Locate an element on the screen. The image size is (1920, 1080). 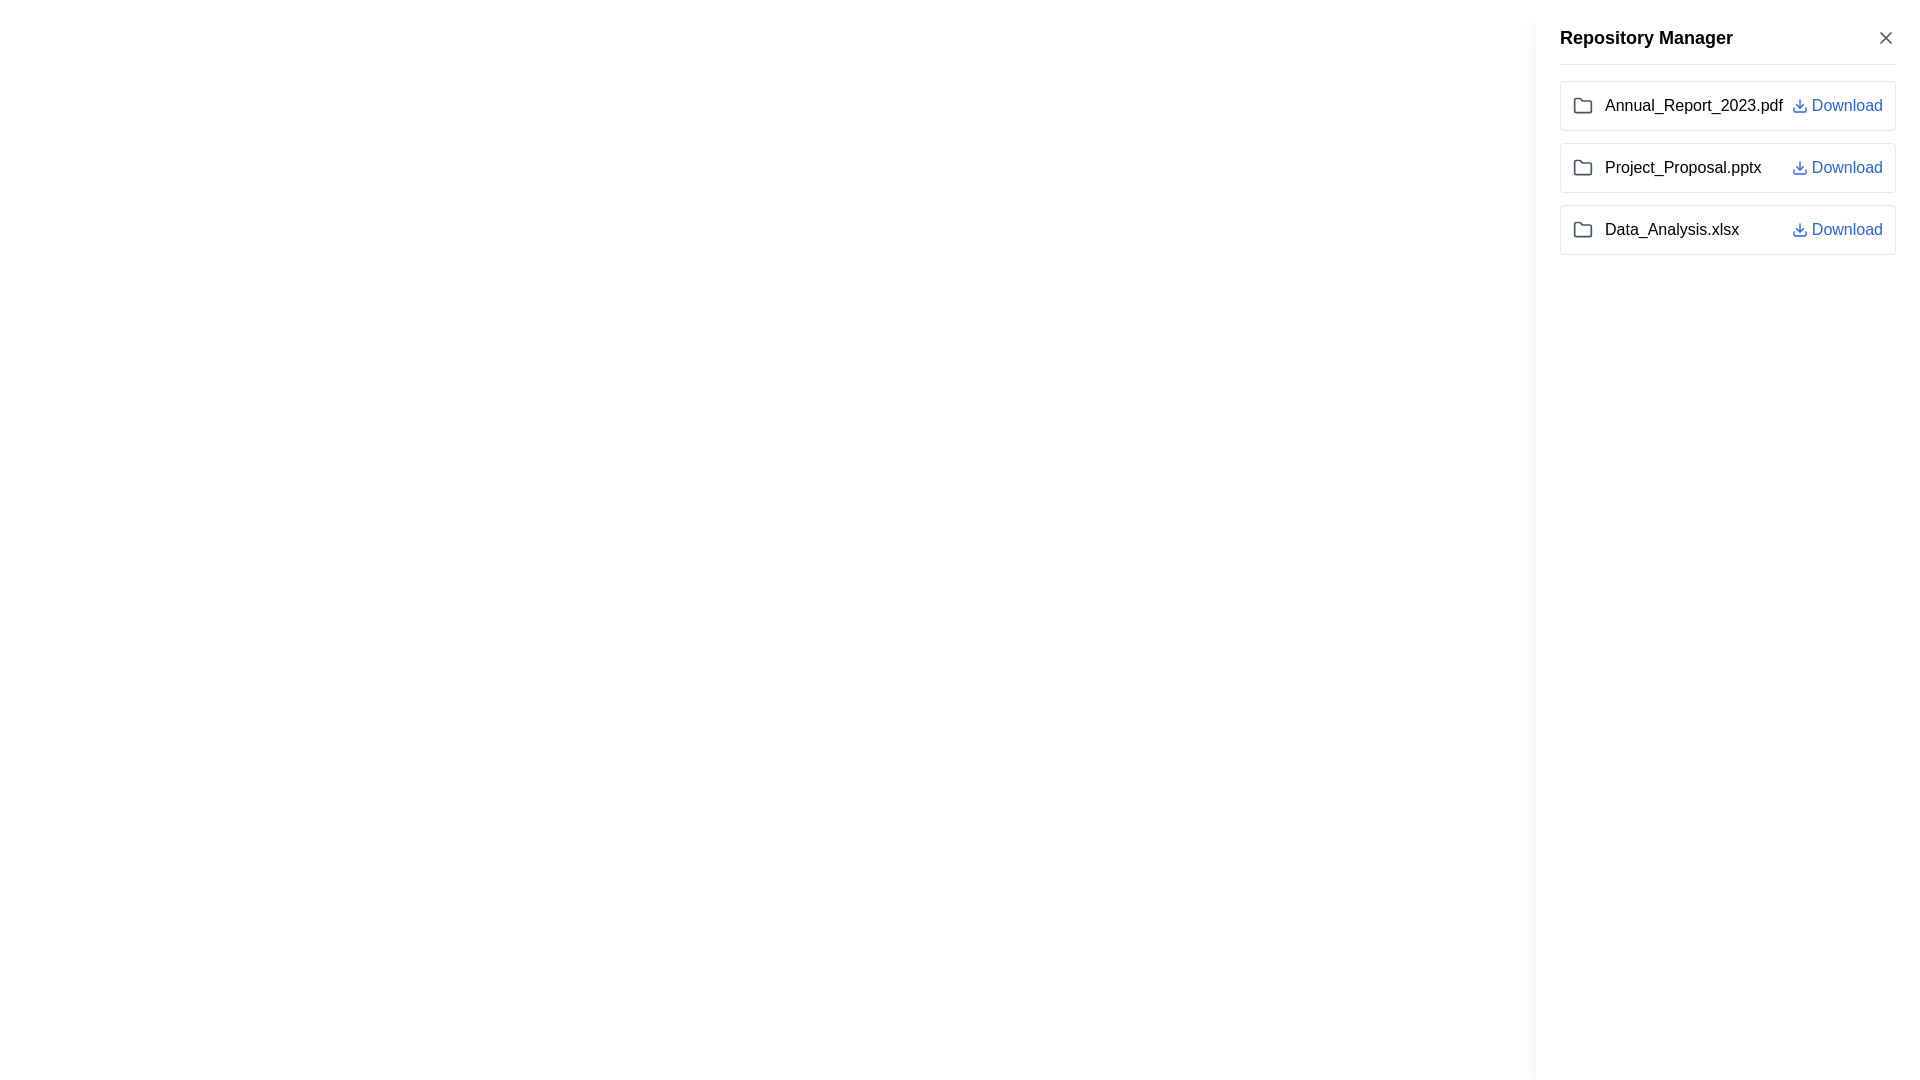
the text label displaying 'Data_Analysis.xlsx' is located at coordinates (1672, 229).